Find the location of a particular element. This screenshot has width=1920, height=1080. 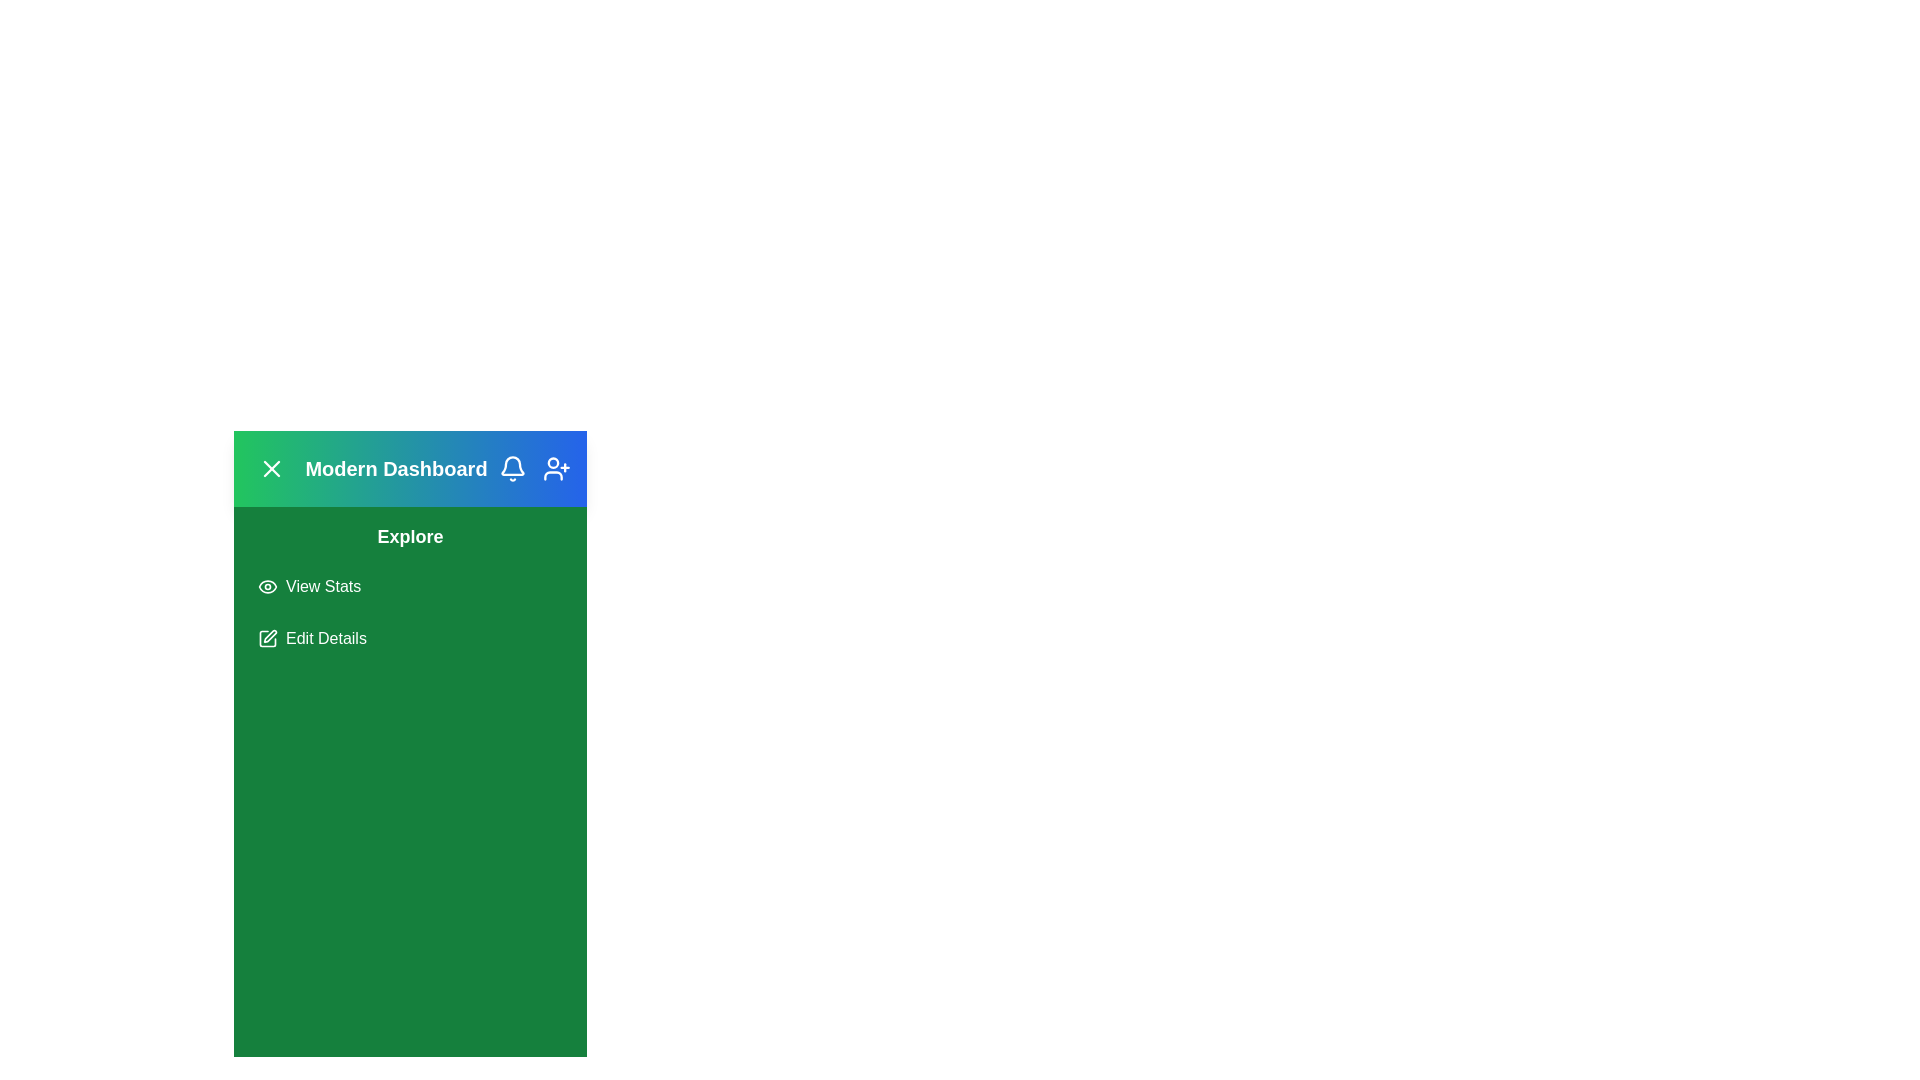

the 'add user' icon in the app bar is located at coordinates (556, 469).